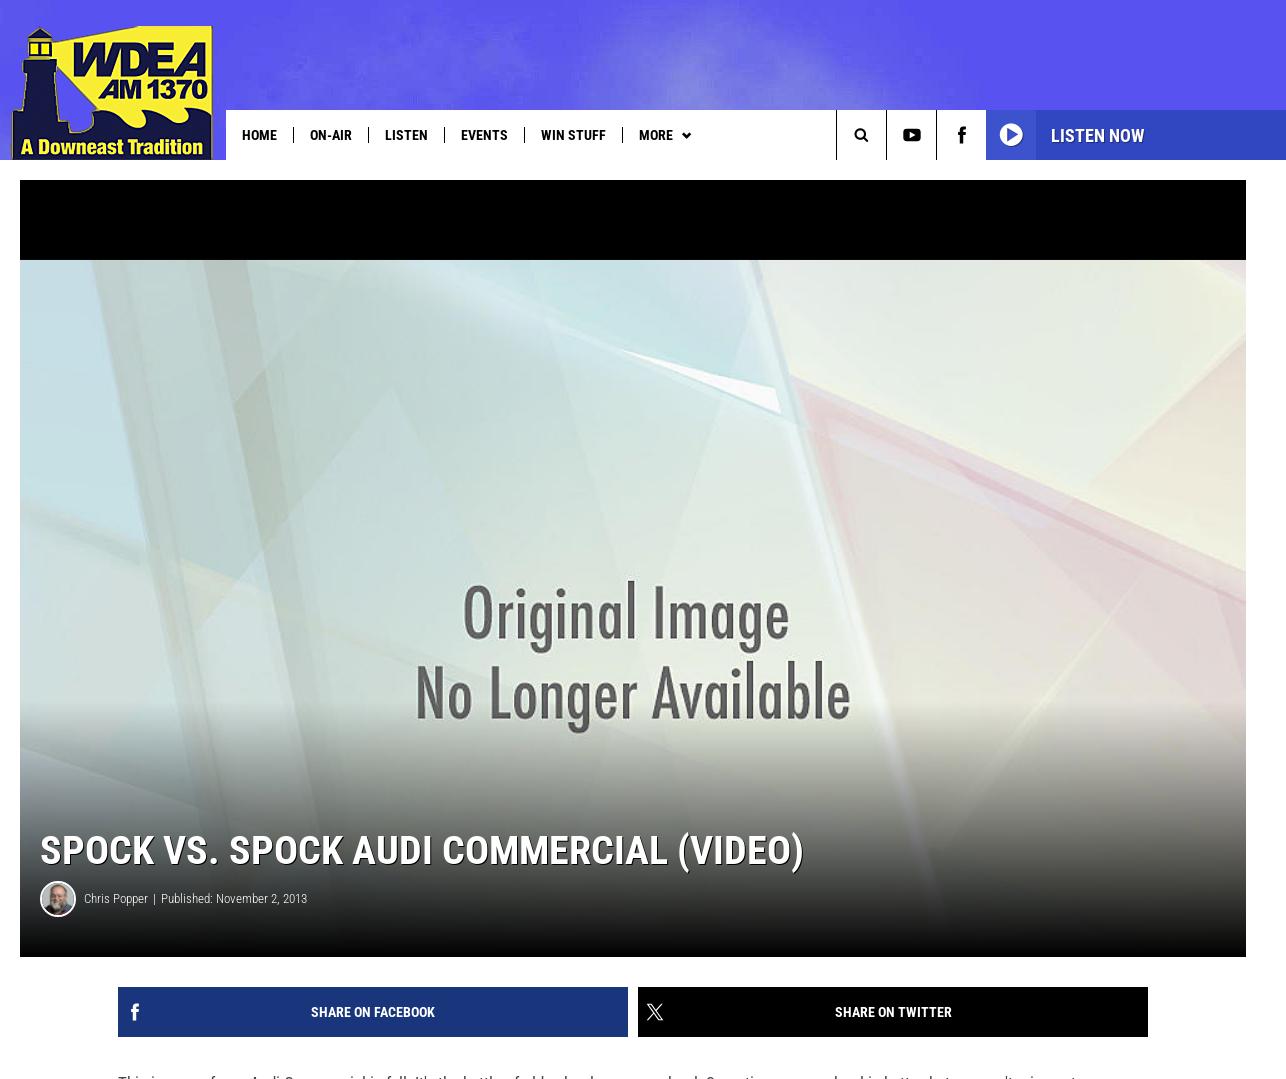 This screenshot has width=1286, height=1079. I want to click on 'Home', so click(242, 133).